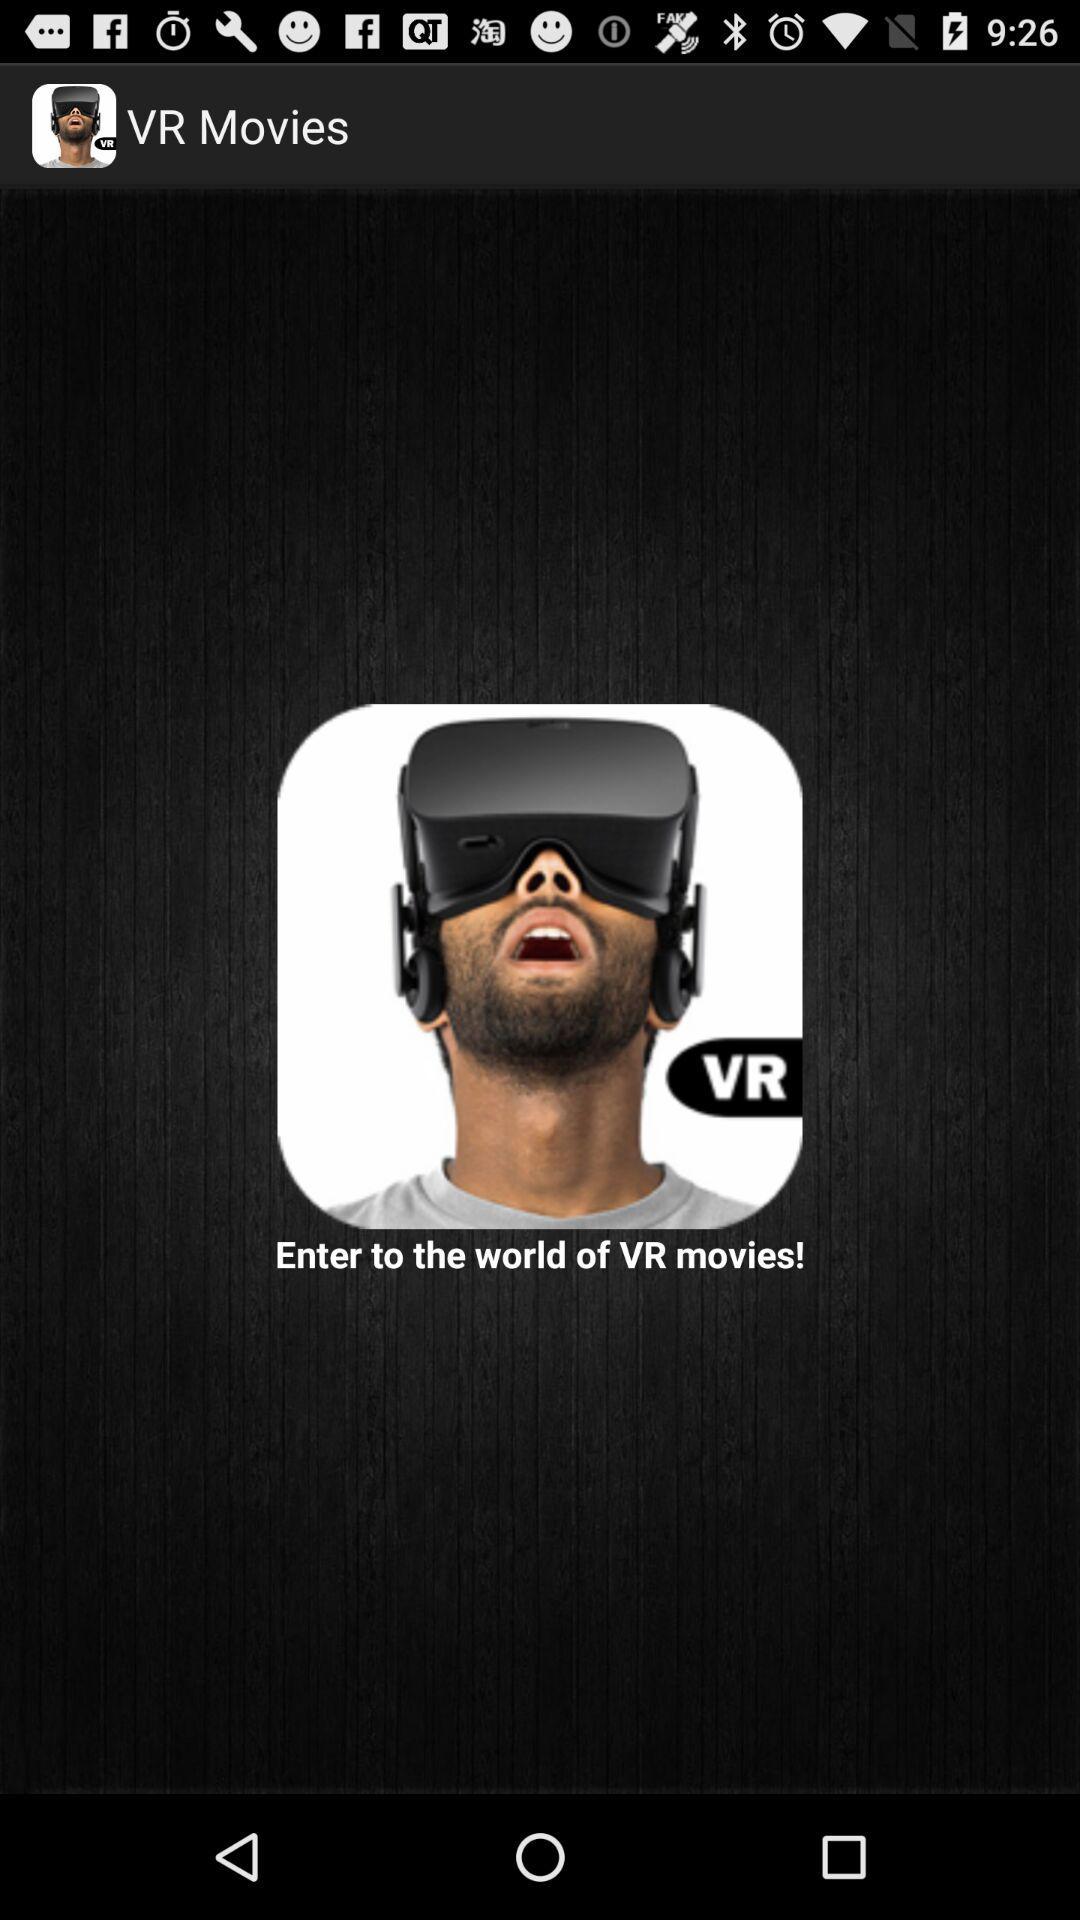  I want to click on the app below vr movies app, so click(540, 966).